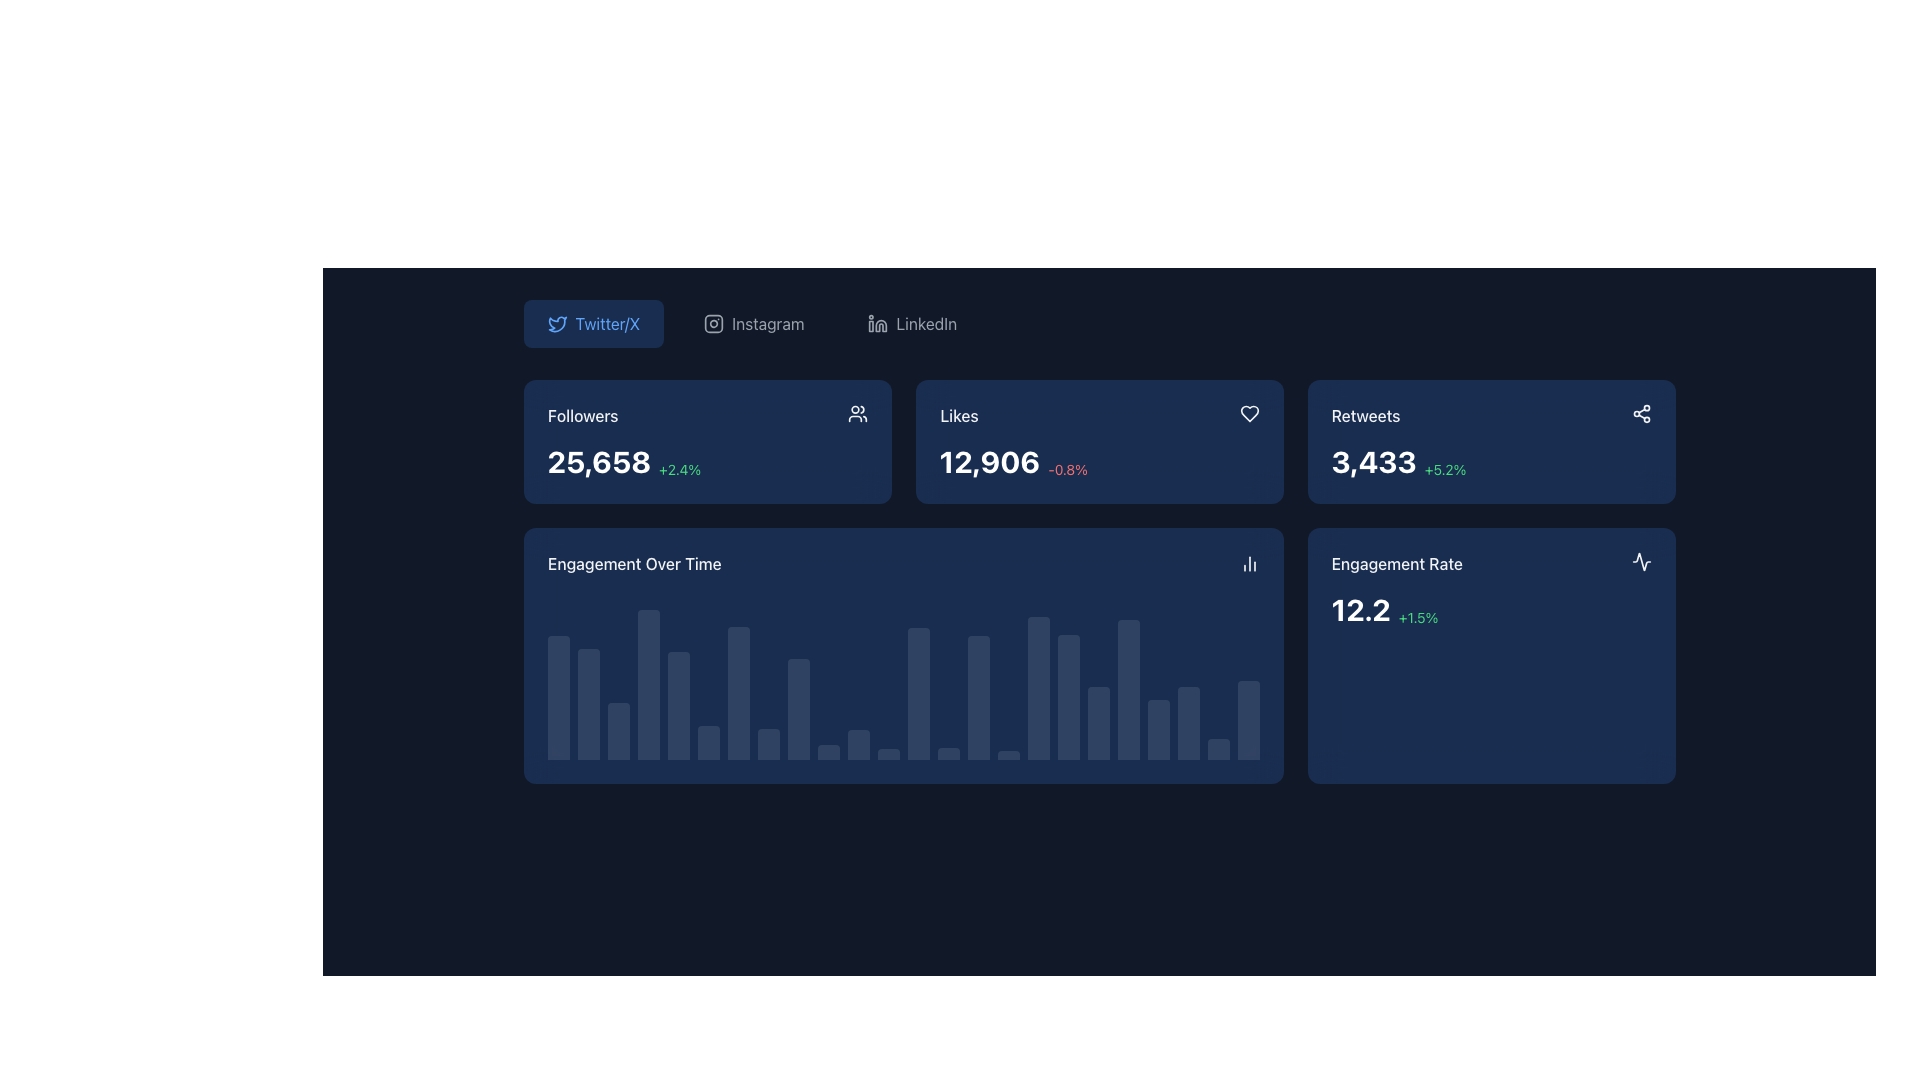  What do you see at coordinates (767, 744) in the screenshot?
I see `the eighth bar of the vertical bar chart in the 'Engagement Over Time' section, which is styled with a white semi-transparent overlay on a dark background` at bounding box center [767, 744].